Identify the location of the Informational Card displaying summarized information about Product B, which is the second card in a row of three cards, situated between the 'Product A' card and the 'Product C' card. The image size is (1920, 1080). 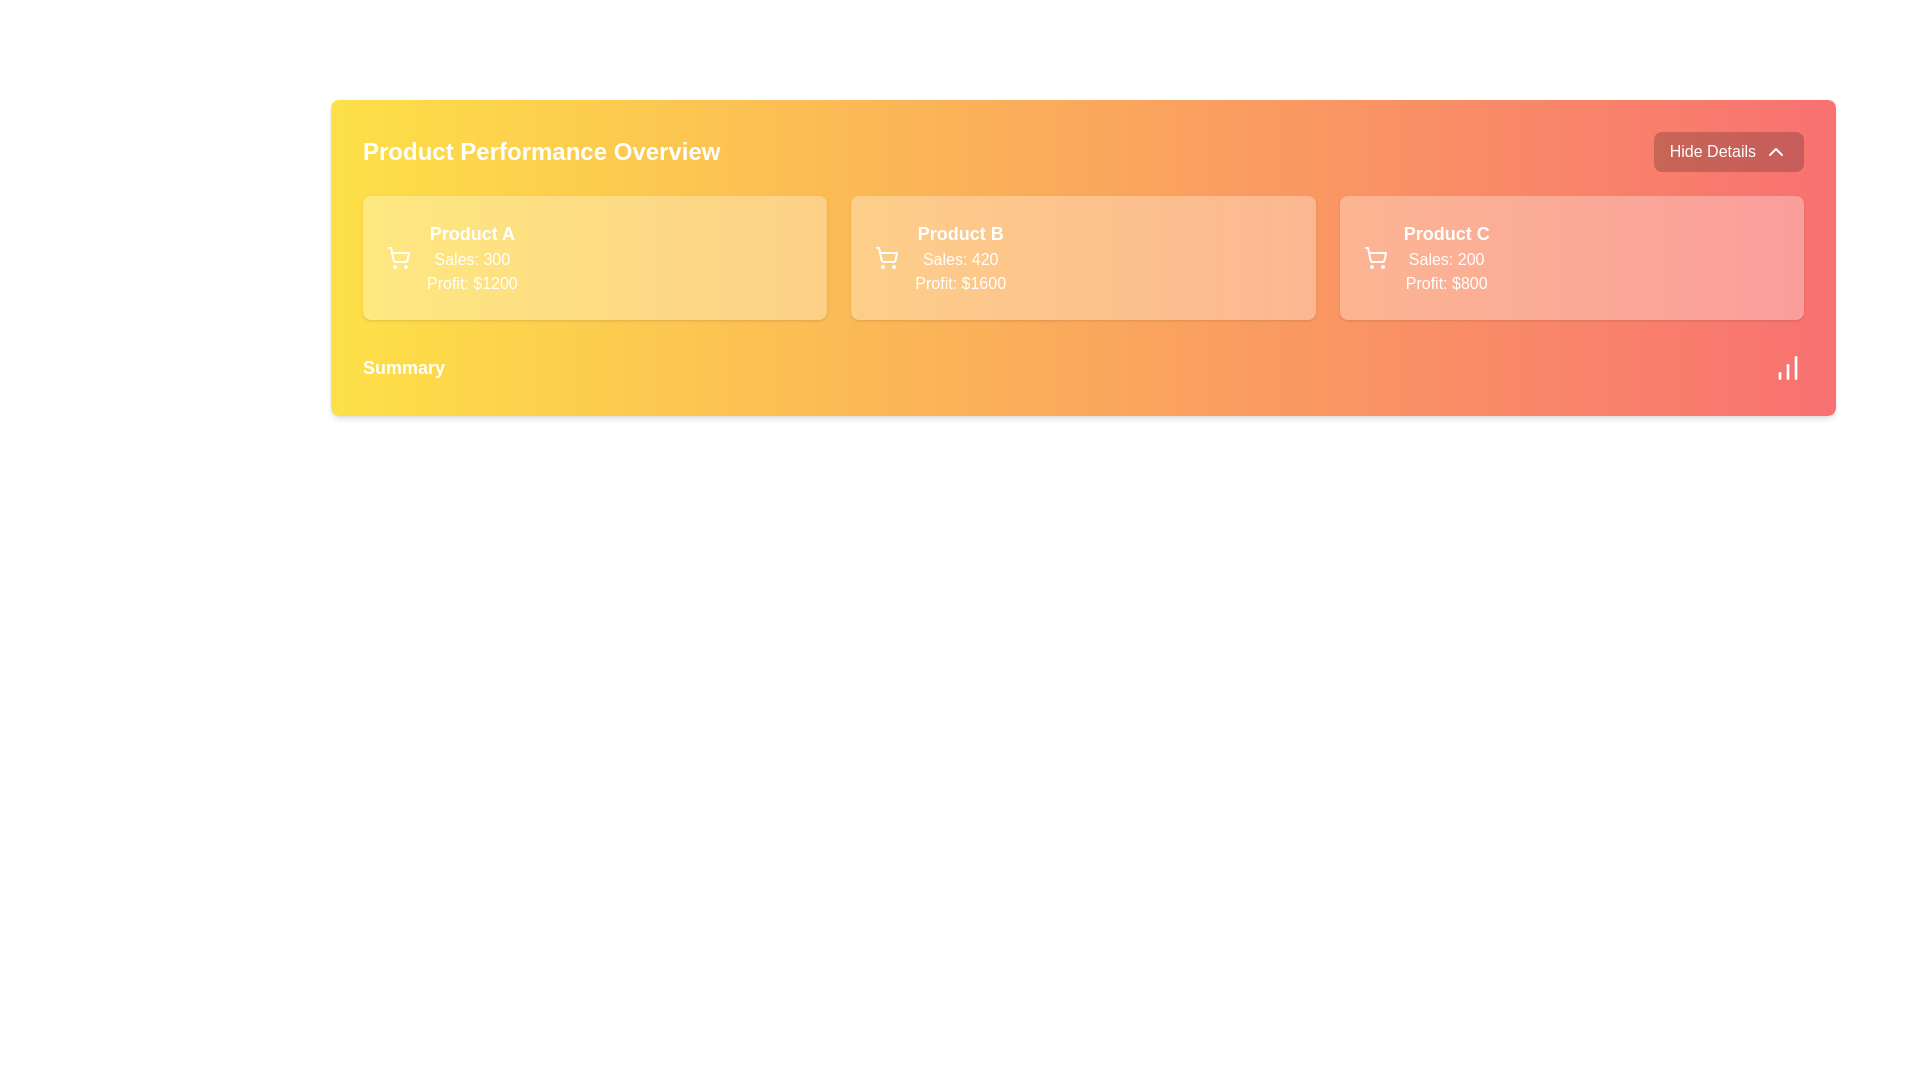
(1082, 257).